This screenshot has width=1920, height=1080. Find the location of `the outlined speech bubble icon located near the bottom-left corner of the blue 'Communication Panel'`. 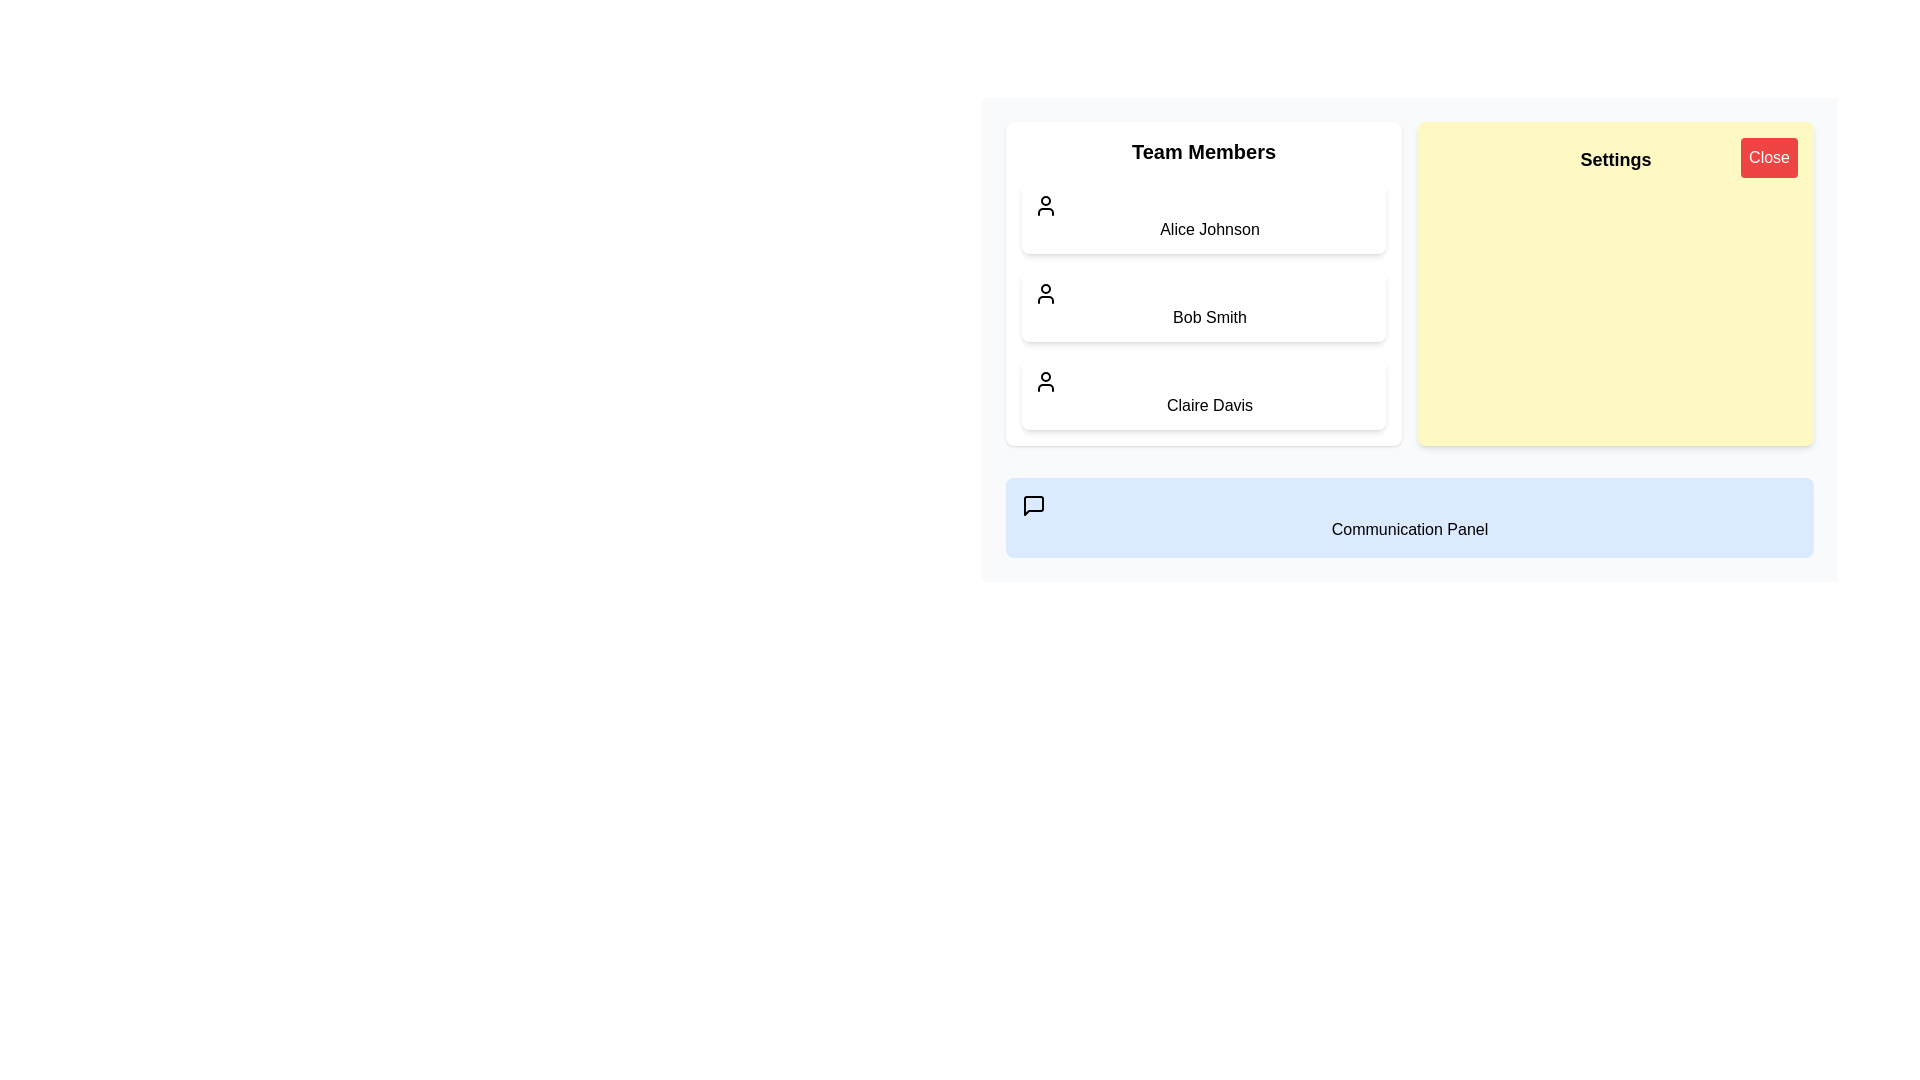

the outlined speech bubble icon located near the bottom-left corner of the blue 'Communication Panel' is located at coordinates (1033, 504).